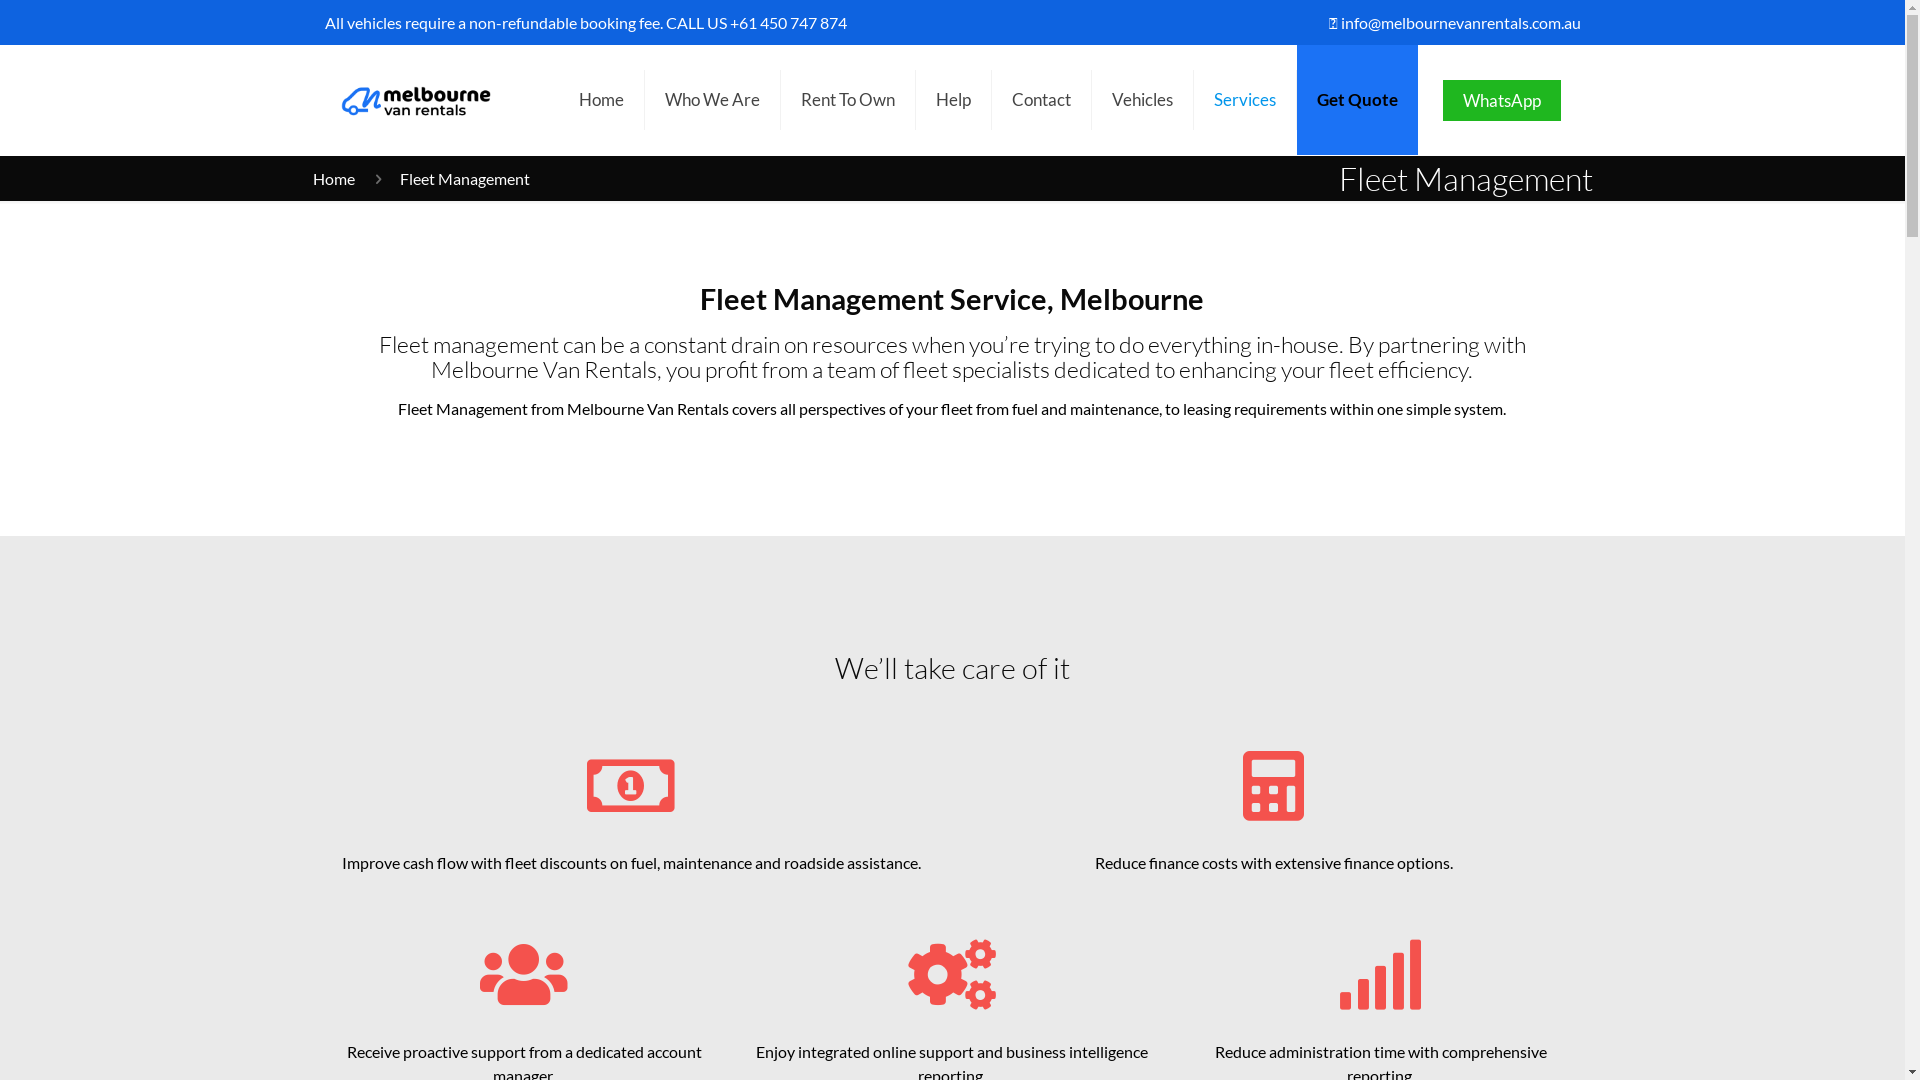  I want to click on 'Get Quote', so click(1356, 100).